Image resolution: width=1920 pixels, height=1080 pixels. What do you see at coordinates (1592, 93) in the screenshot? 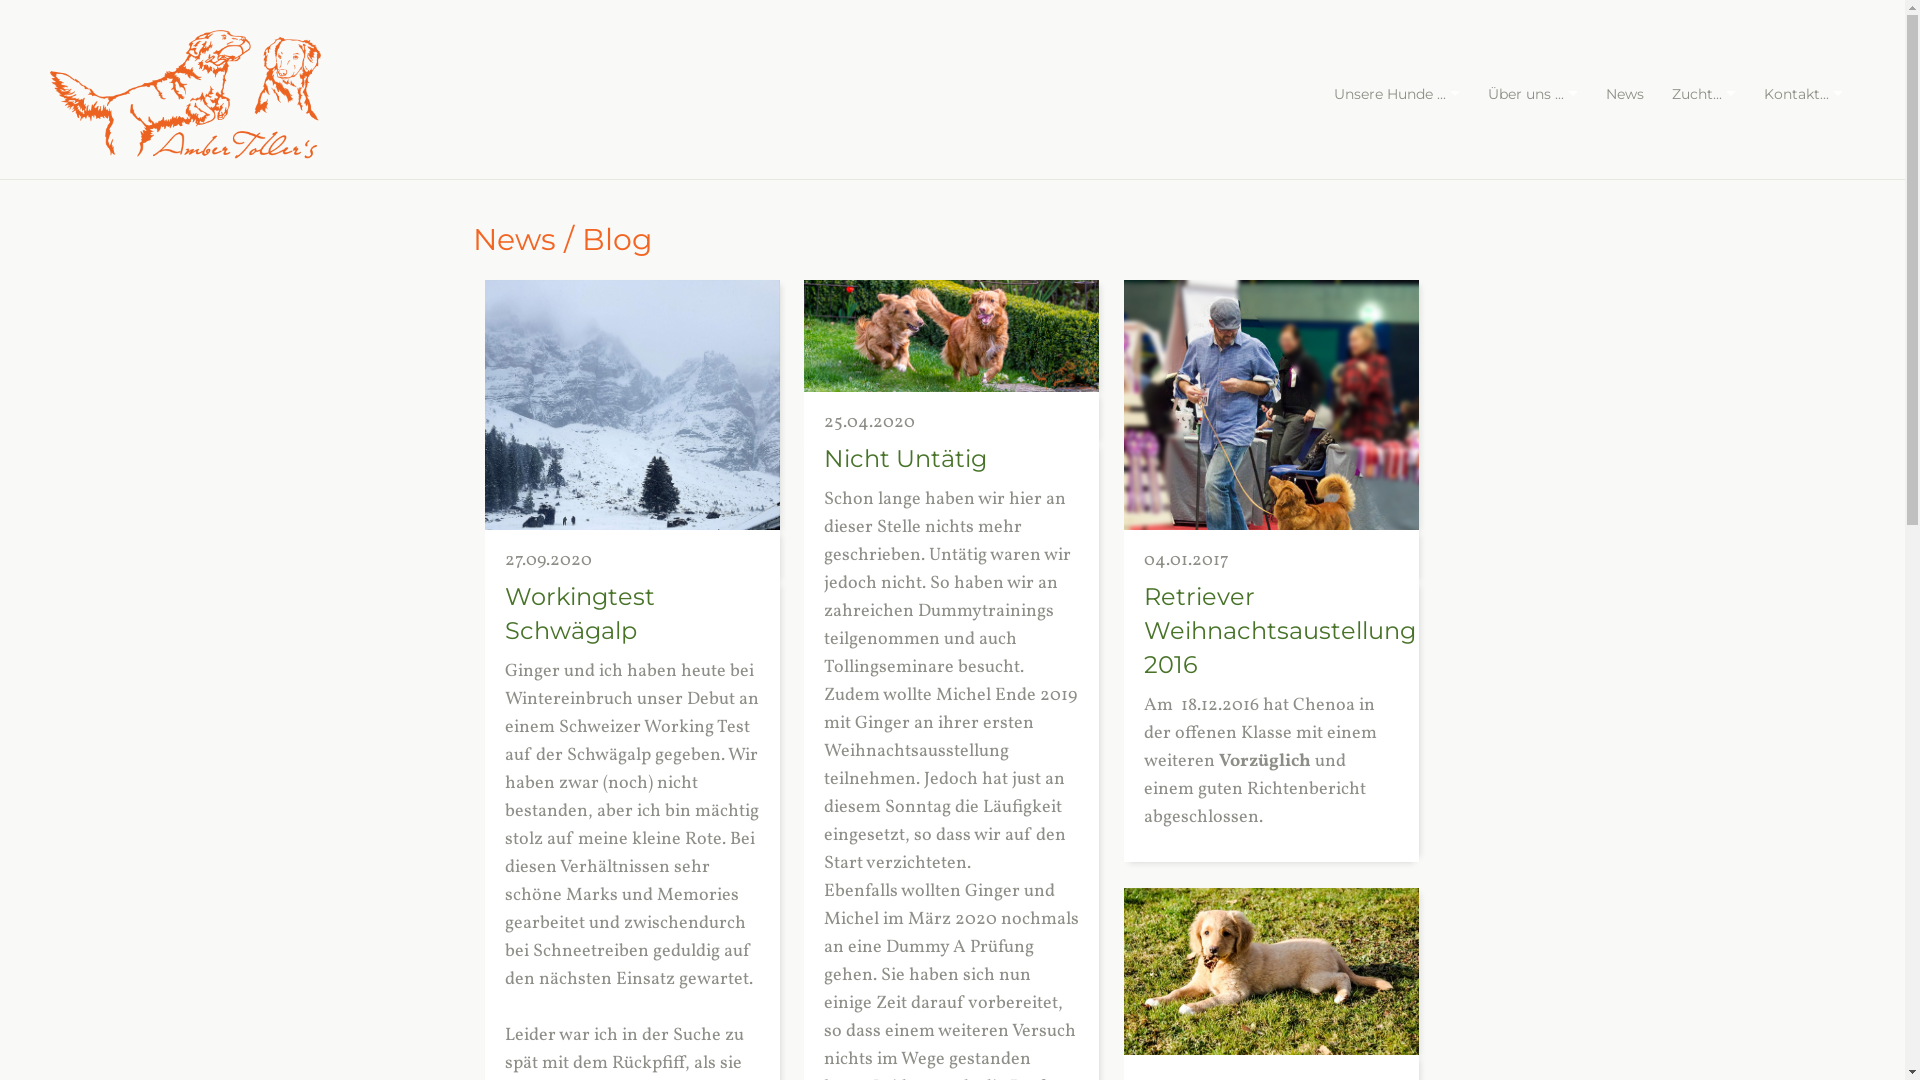
I see `'News'` at bounding box center [1592, 93].